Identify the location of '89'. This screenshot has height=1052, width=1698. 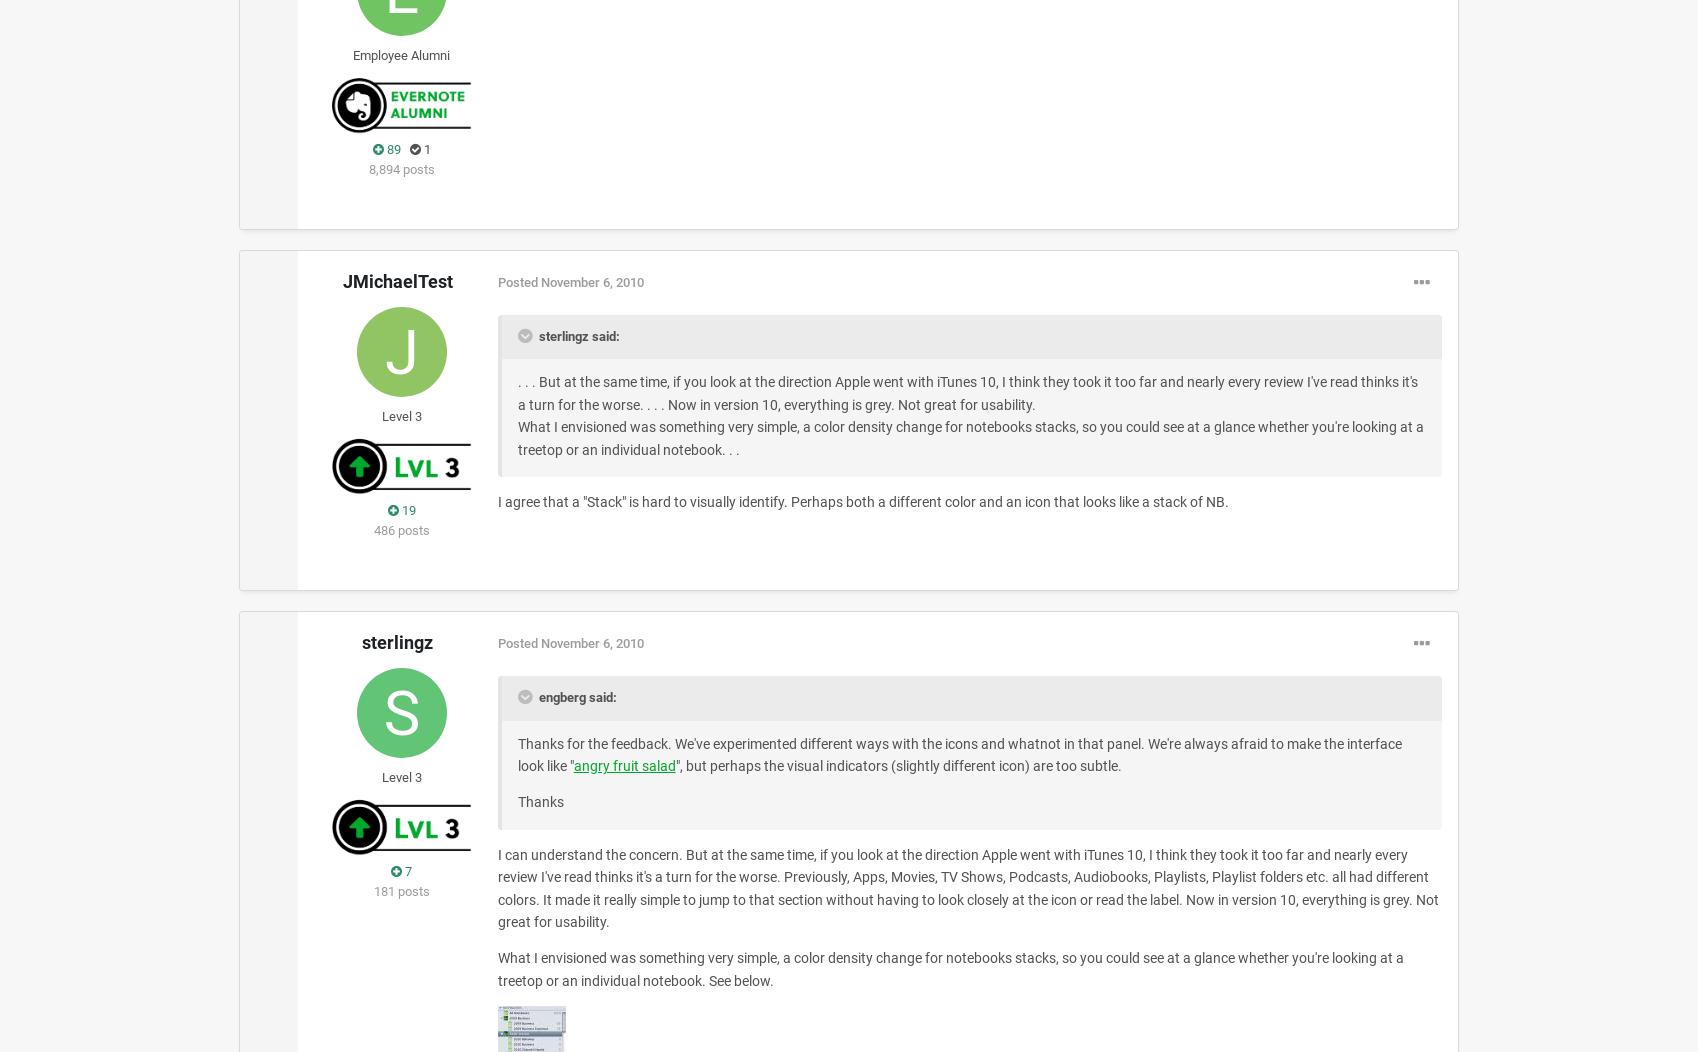
(391, 148).